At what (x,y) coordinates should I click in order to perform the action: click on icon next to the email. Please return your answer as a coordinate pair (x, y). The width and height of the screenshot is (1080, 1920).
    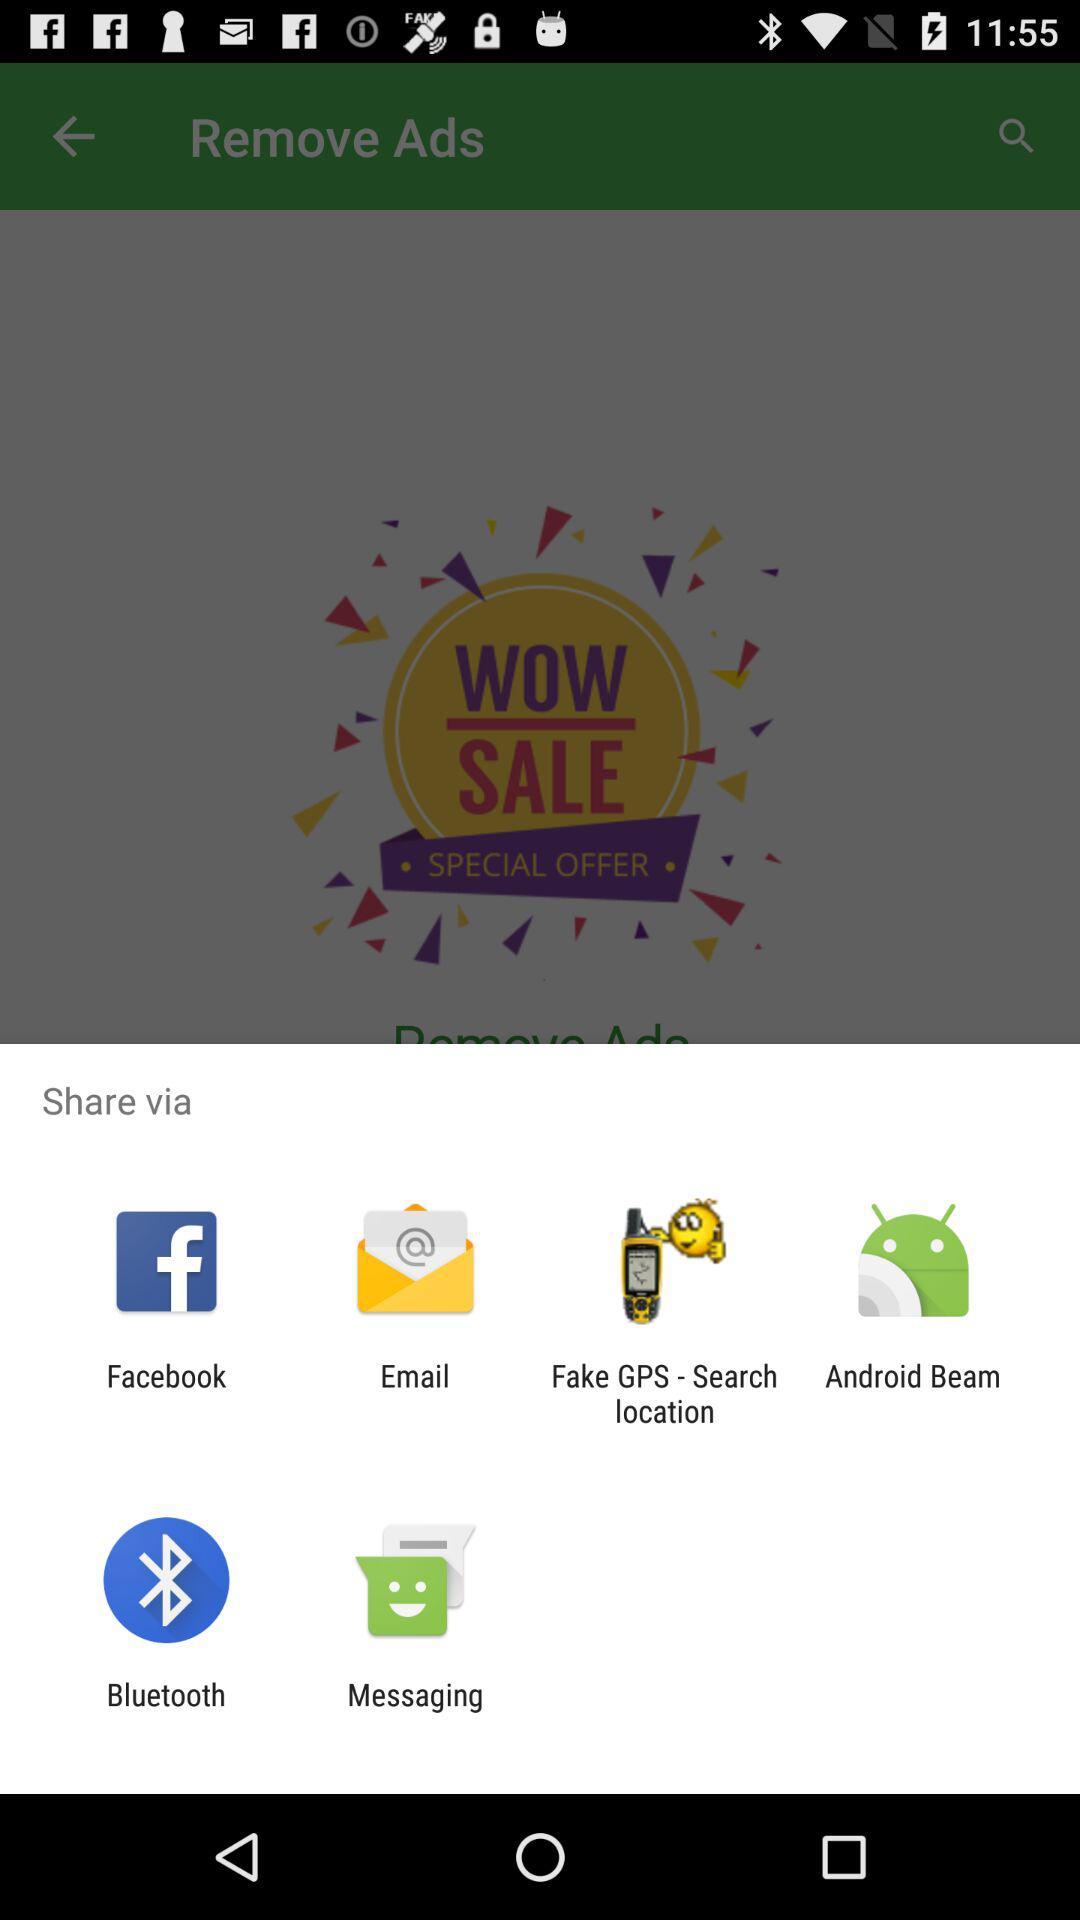
    Looking at the image, I should click on (165, 1392).